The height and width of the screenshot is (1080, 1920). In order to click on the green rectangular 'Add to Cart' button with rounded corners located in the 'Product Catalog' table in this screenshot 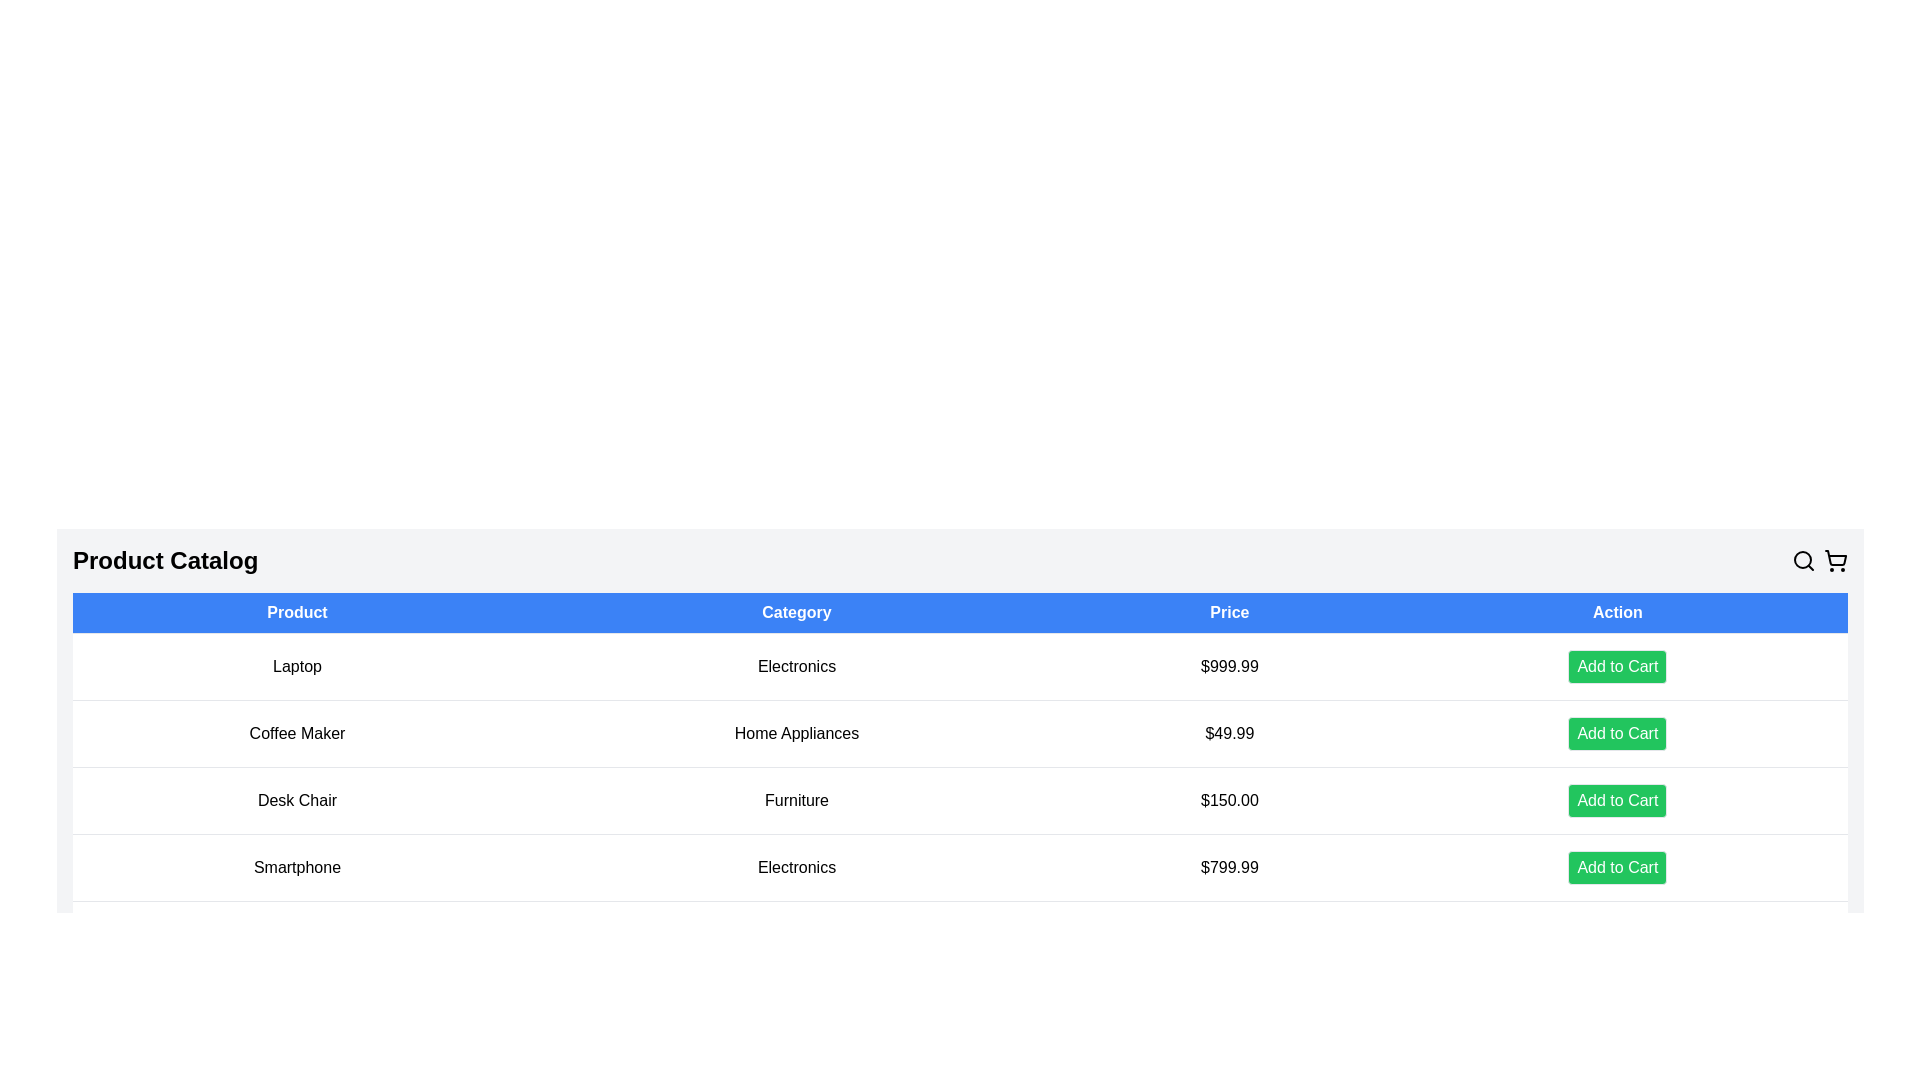, I will do `click(1617, 667)`.